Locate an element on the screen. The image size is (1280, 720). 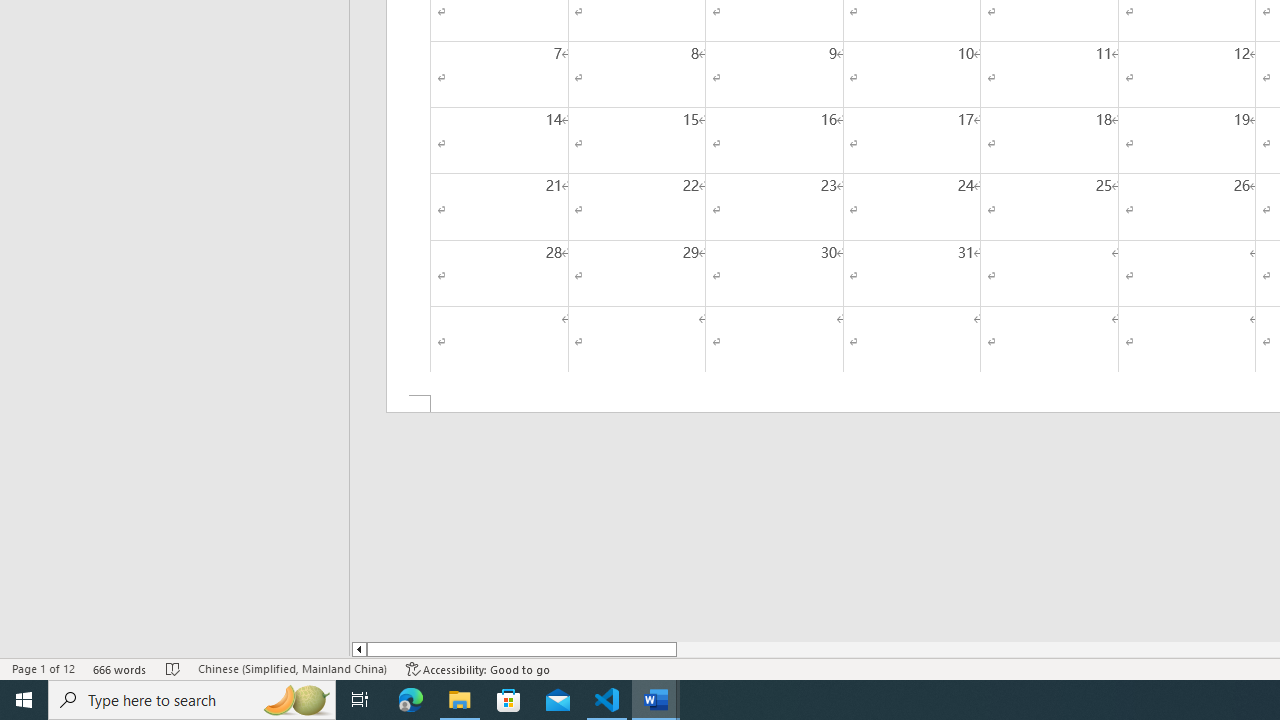
'Column left' is located at coordinates (358, 649).